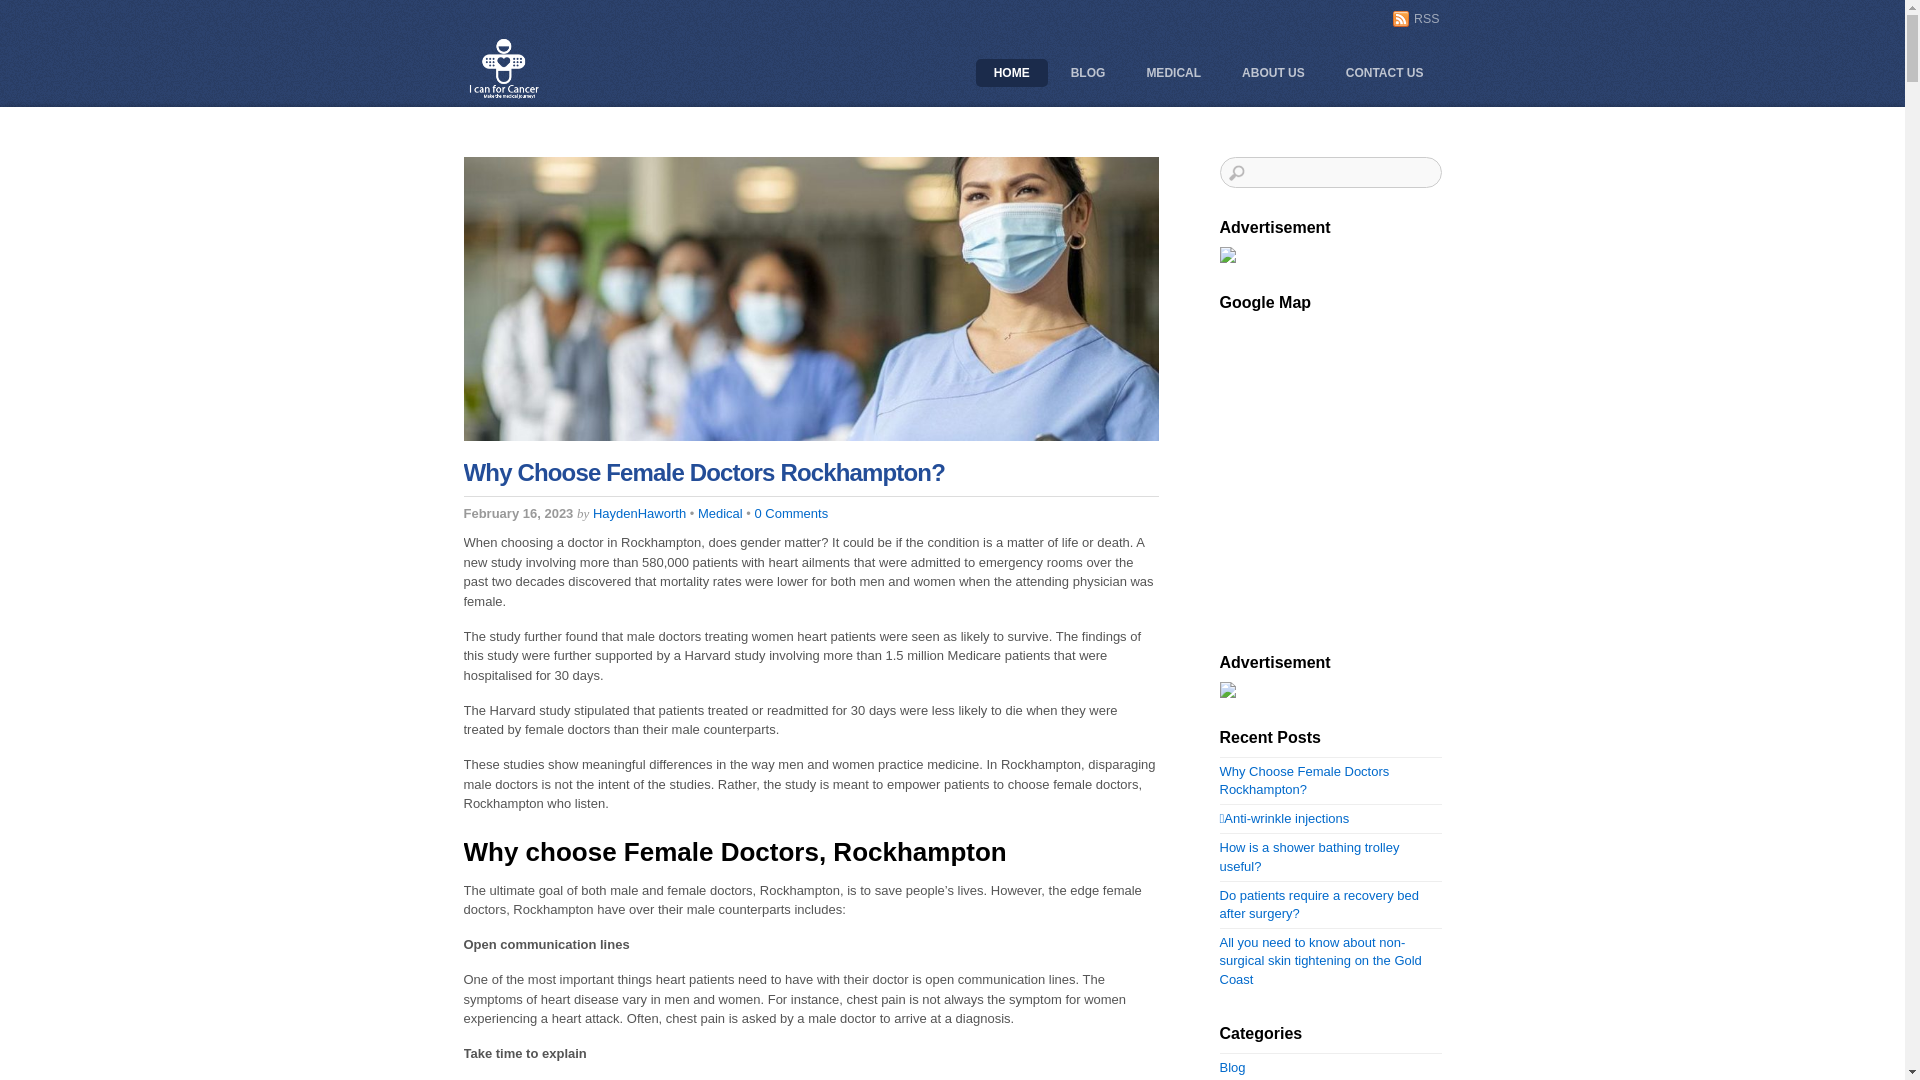 The height and width of the screenshot is (1080, 1920). Describe the element at coordinates (504, 67) in the screenshot. I see `'I can for Cancer'` at that location.